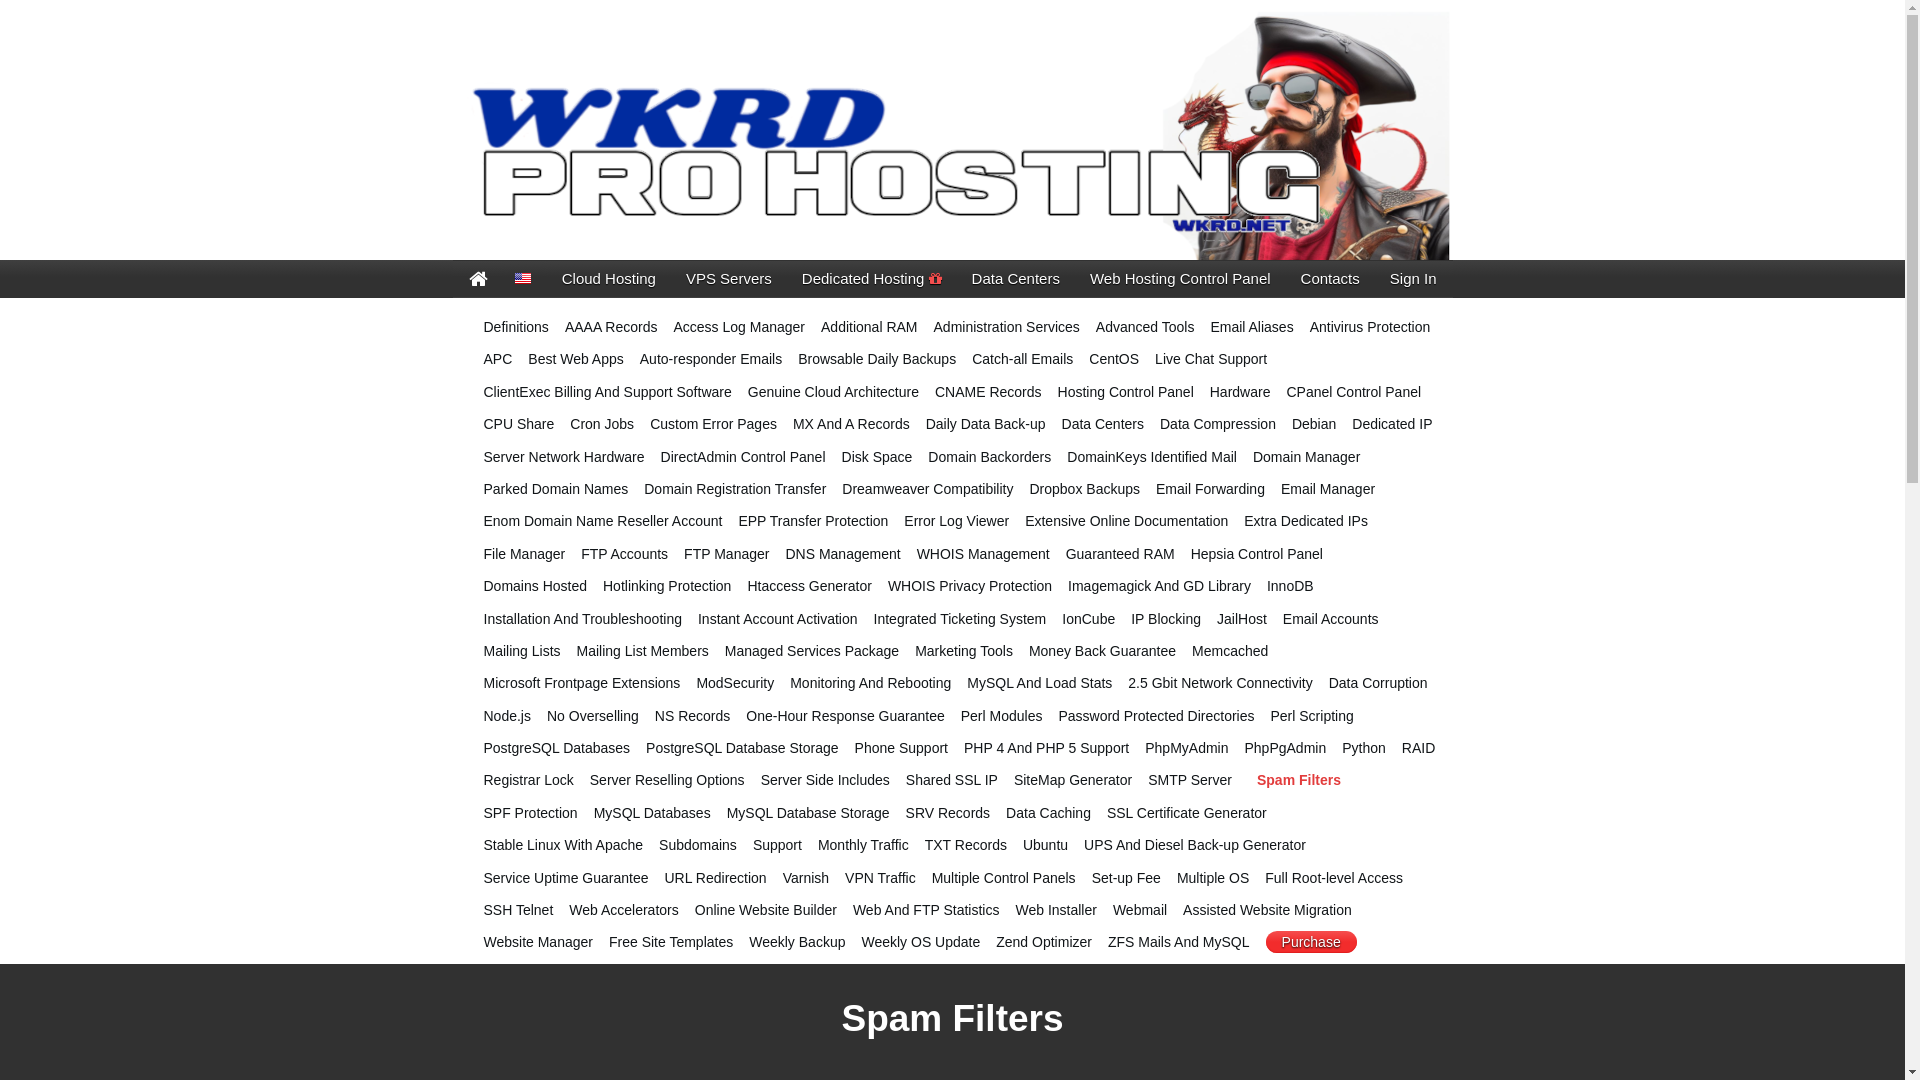 The image size is (1920, 1080). Describe the element at coordinates (1179, 941) in the screenshot. I see `'ZFS Mails And MySQL'` at that location.